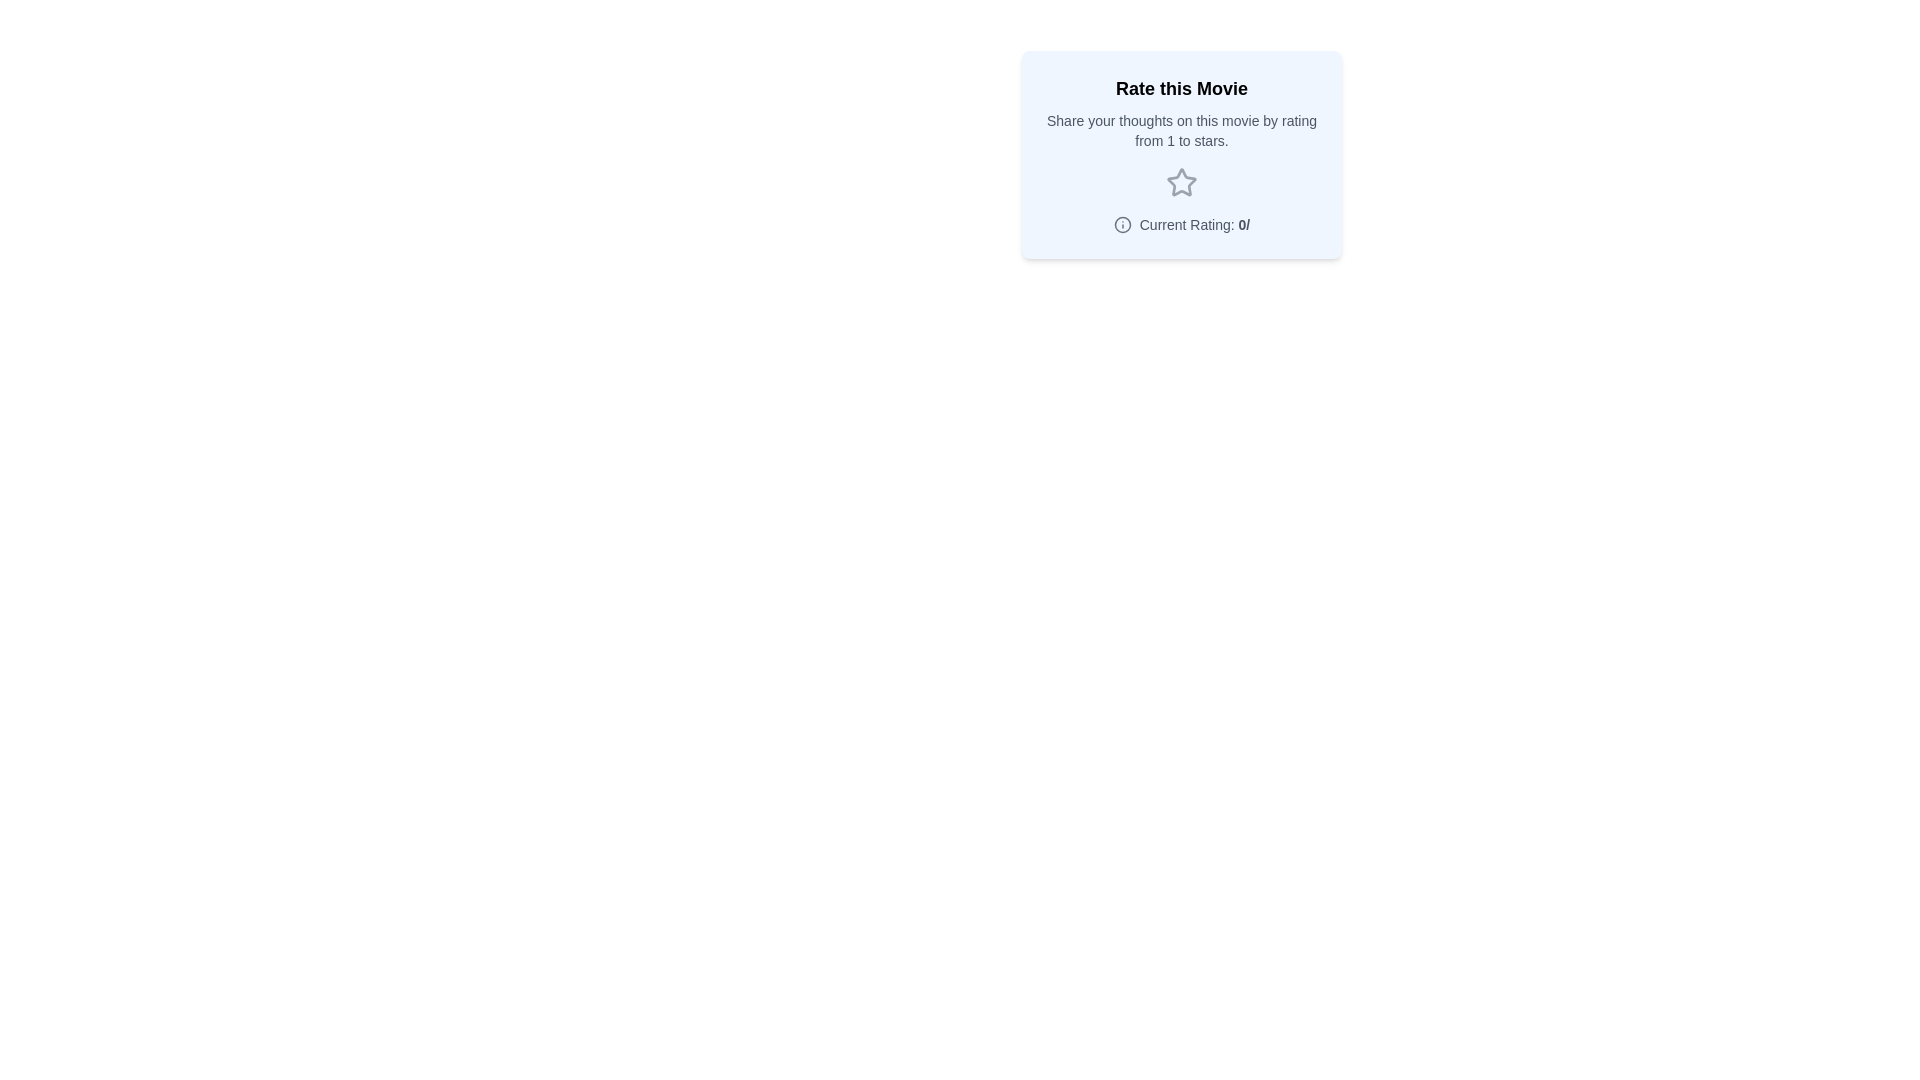 The width and height of the screenshot is (1920, 1080). Describe the element at coordinates (1181, 112) in the screenshot. I see `informative text block titled 'Rate this Movie' that provides a description for rating the movie` at that location.